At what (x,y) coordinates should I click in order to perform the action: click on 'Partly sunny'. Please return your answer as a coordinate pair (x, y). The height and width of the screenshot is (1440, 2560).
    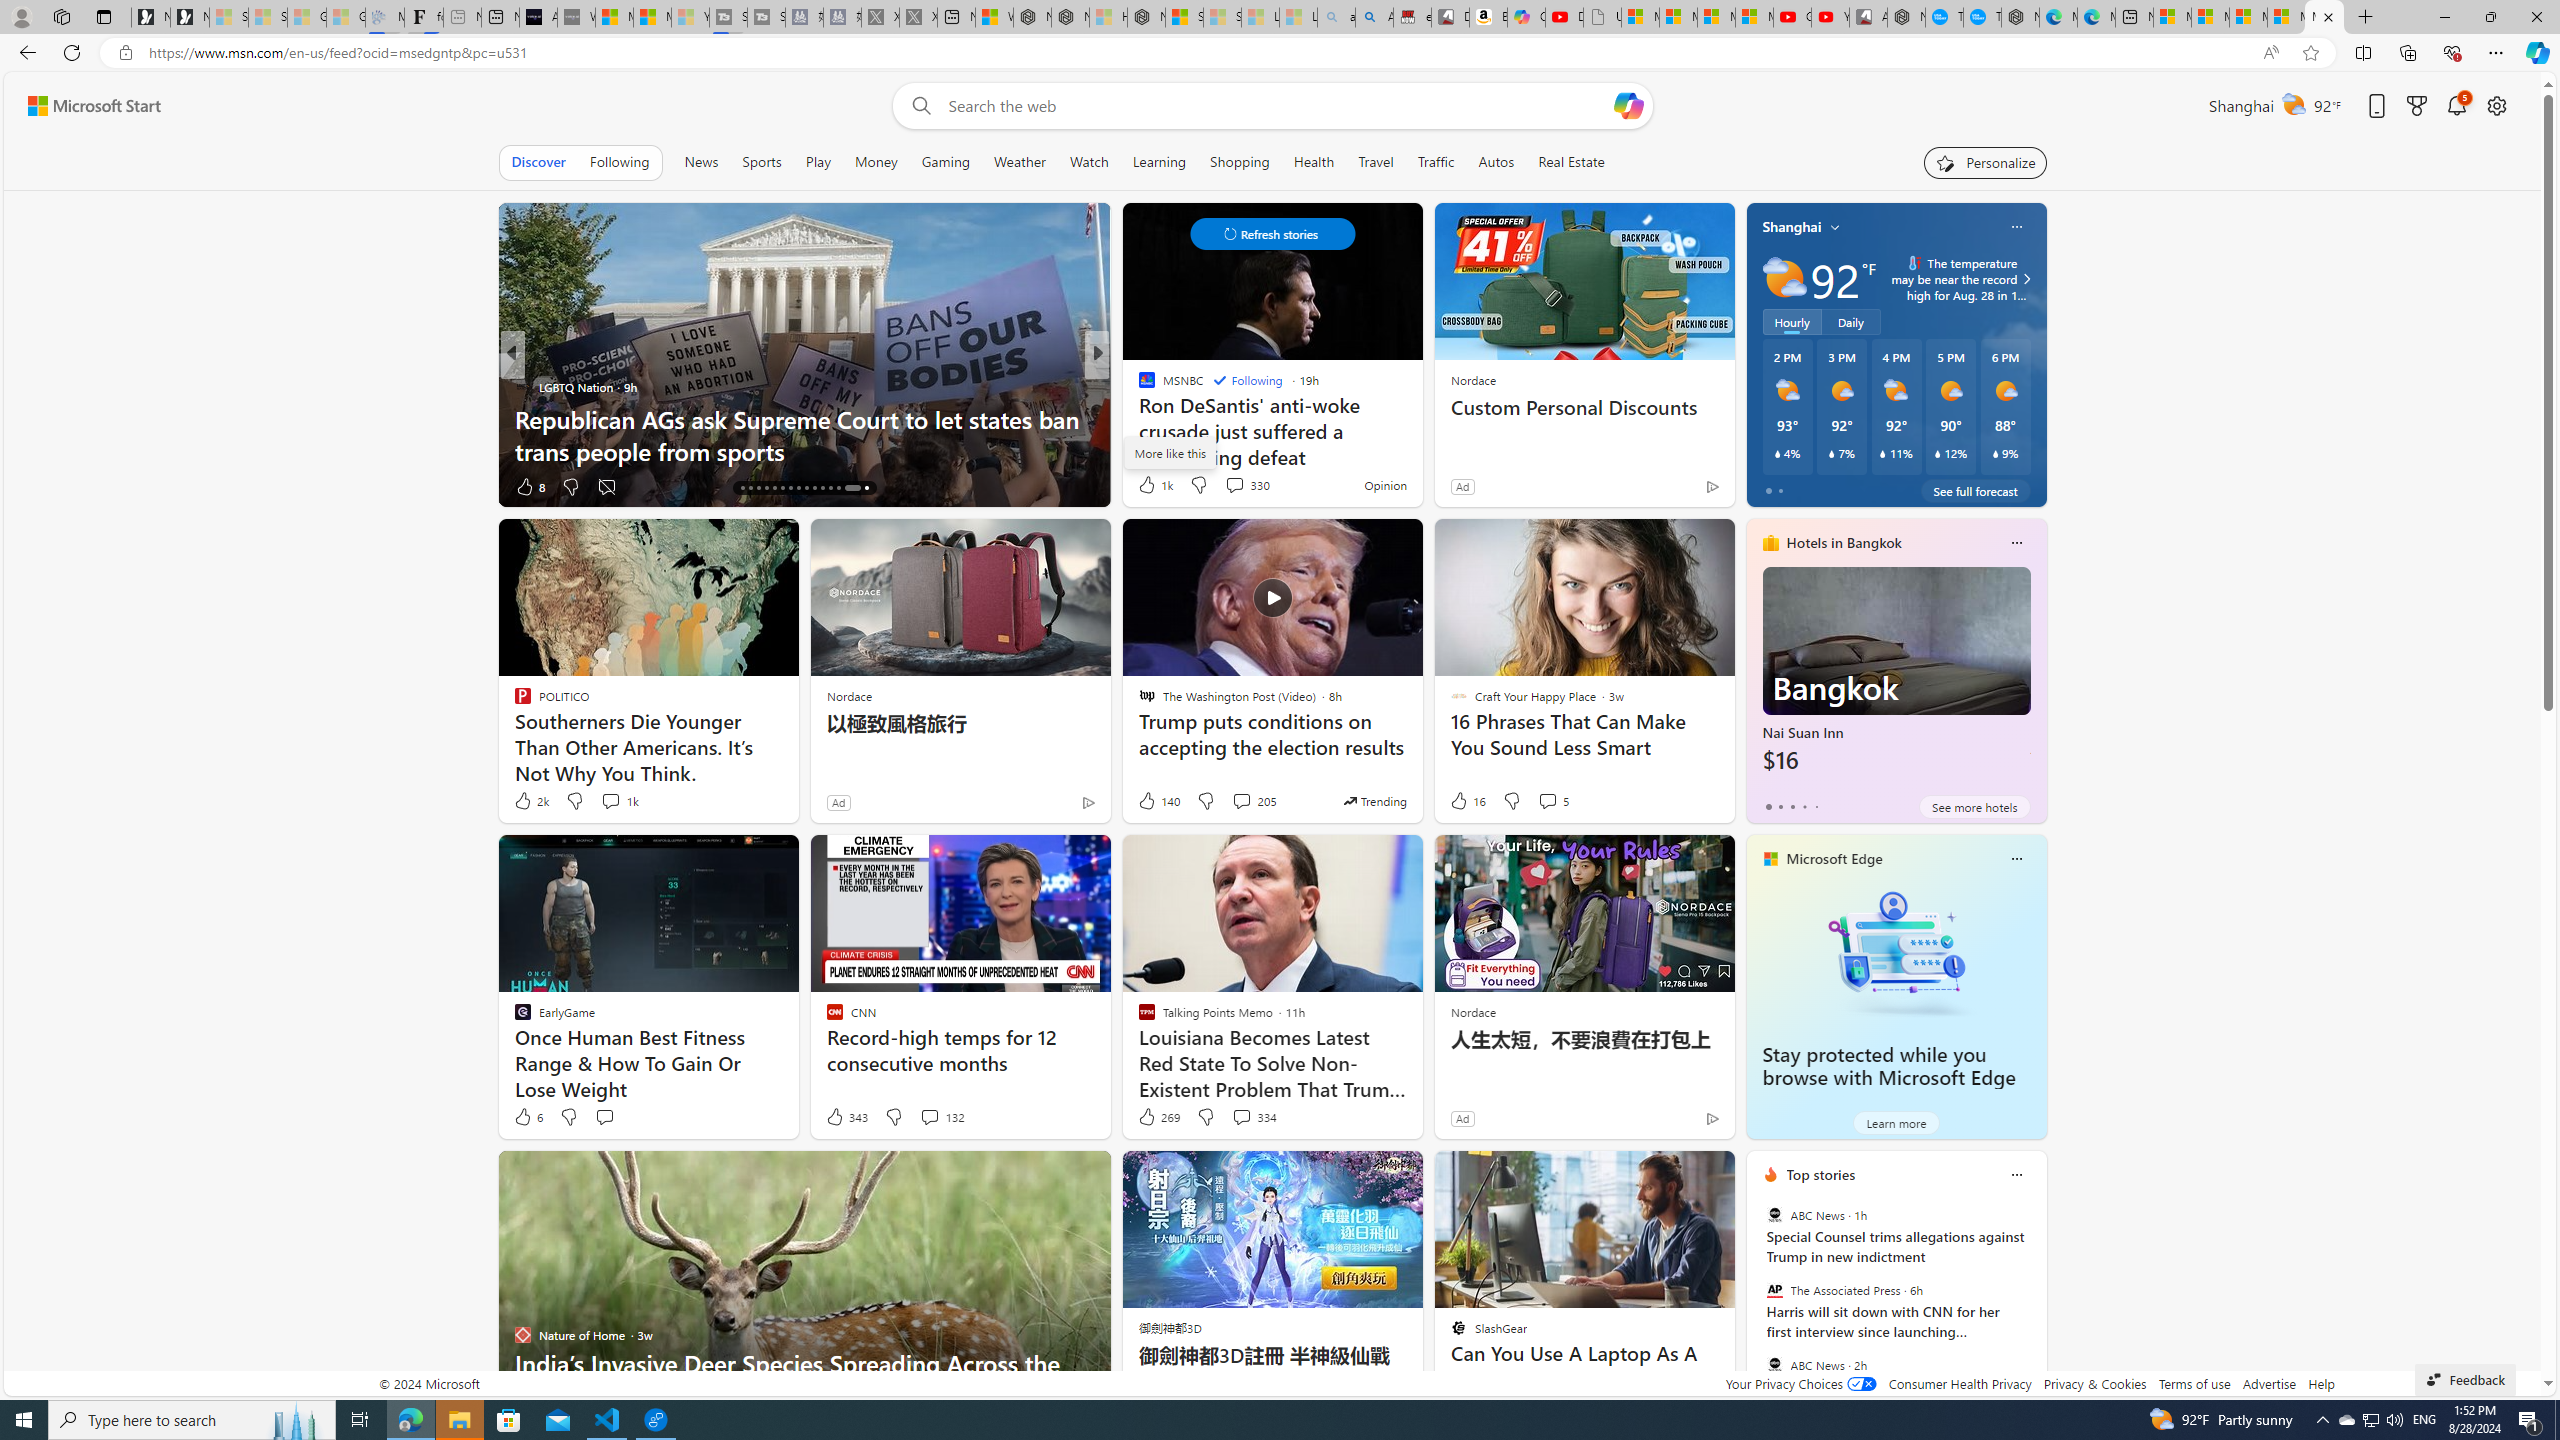
    Looking at the image, I should click on (1784, 277).